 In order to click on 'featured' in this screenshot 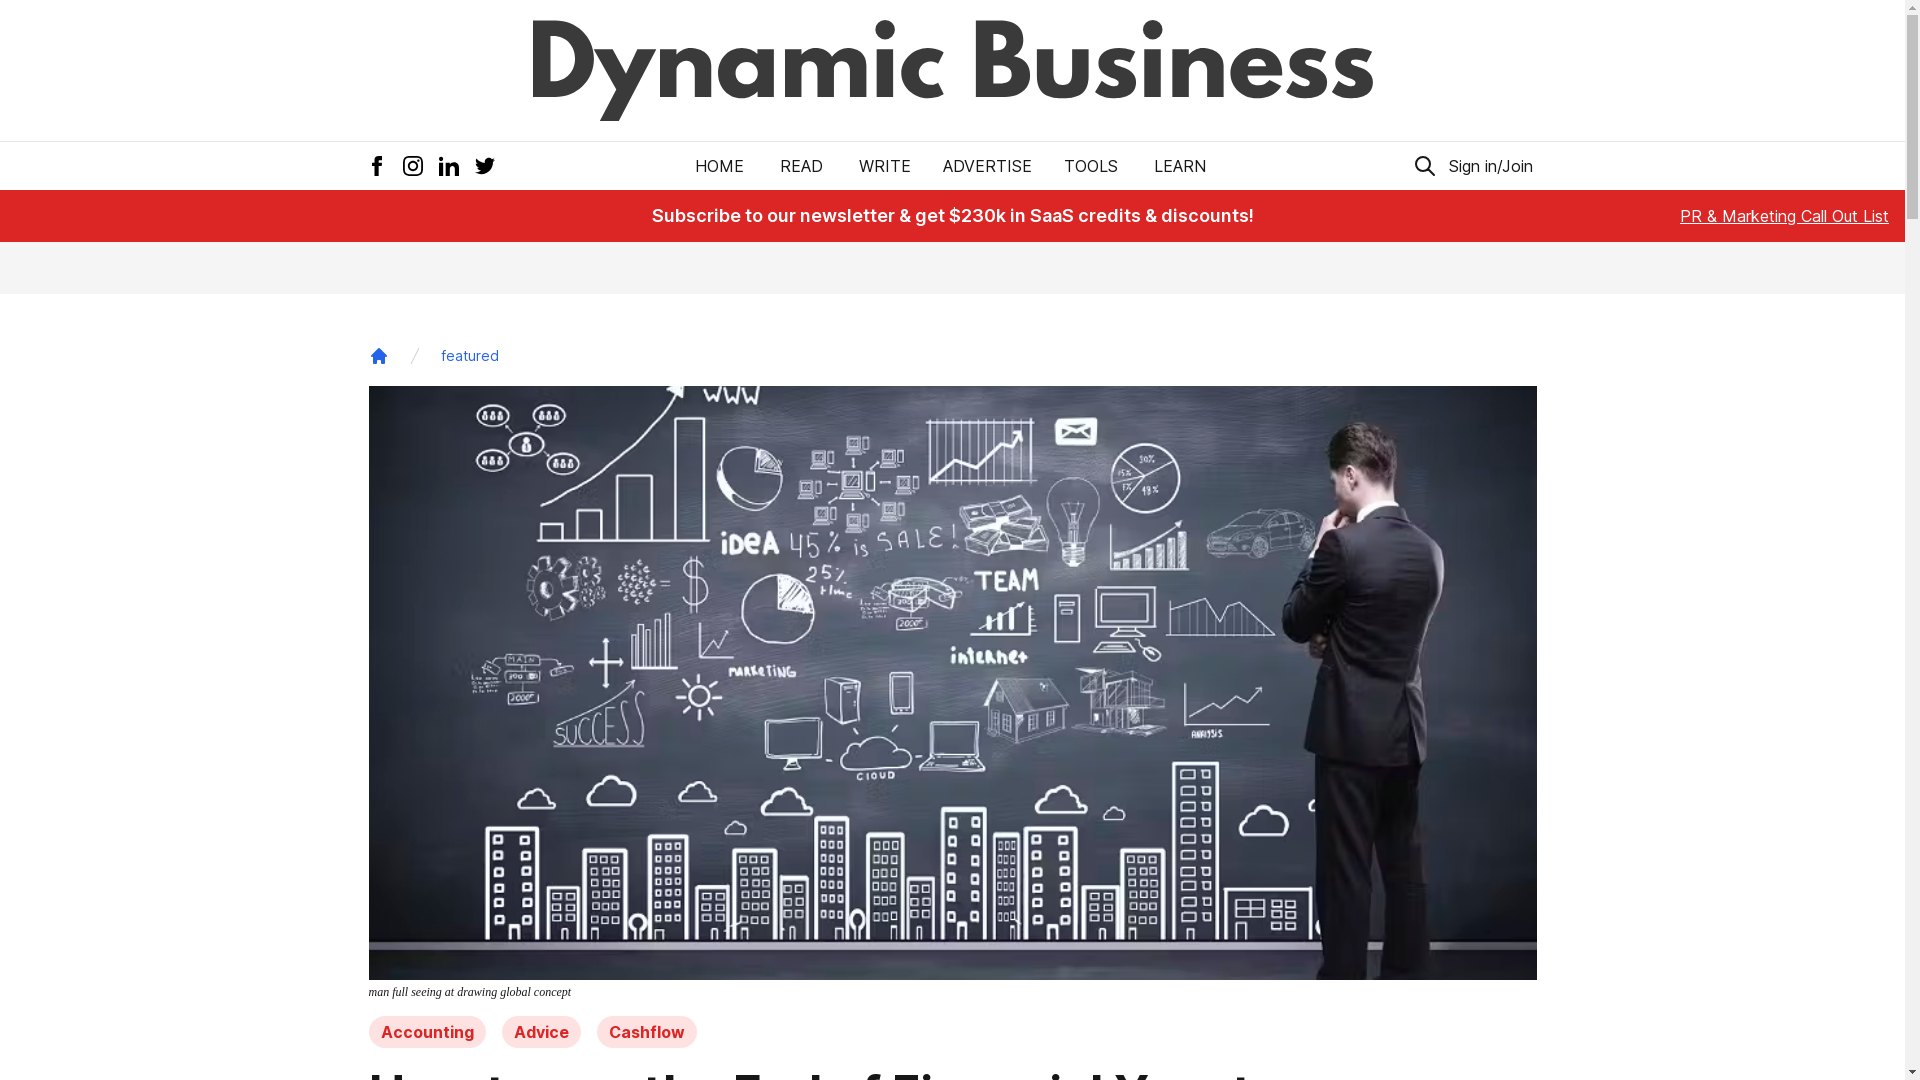, I will do `click(468, 354)`.